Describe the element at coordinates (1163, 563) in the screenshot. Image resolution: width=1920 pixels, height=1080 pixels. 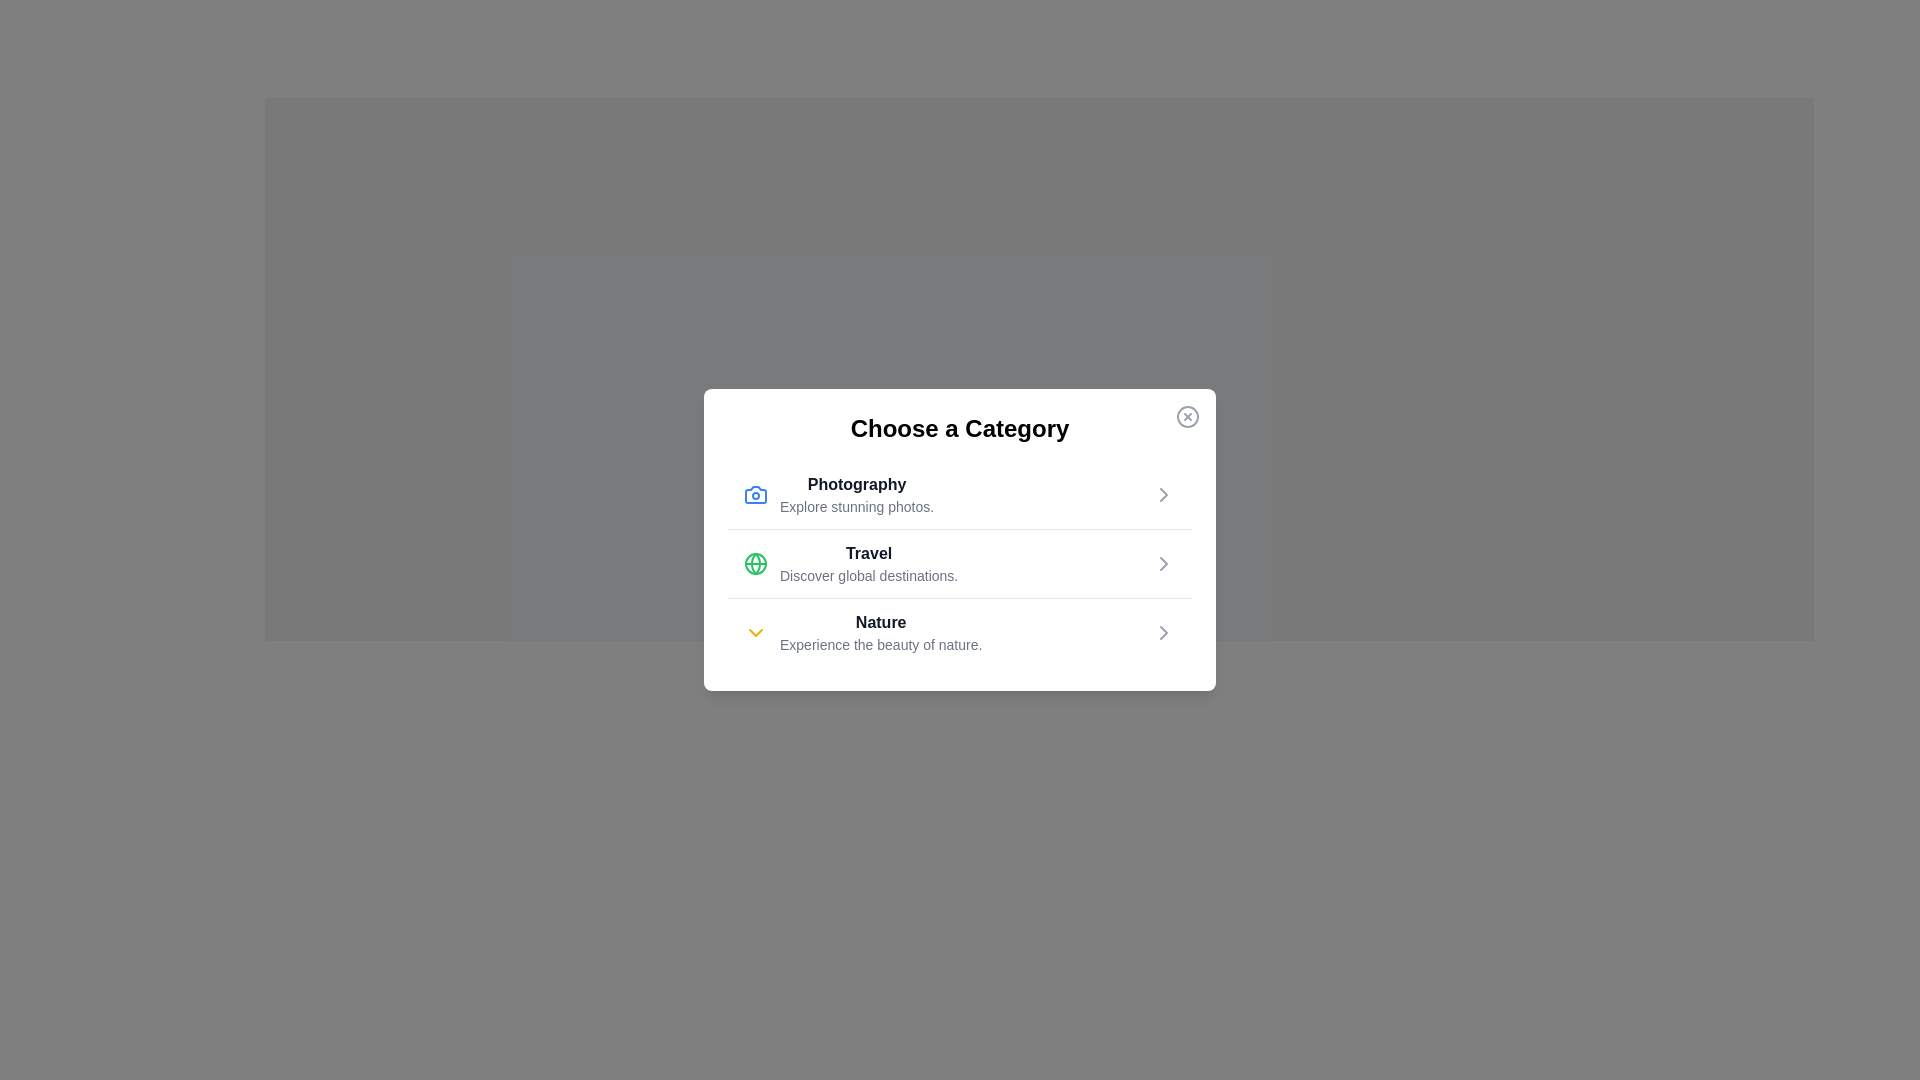
I see `the chevron icon located to the far right of the 'Travel' item in the 'Choose a Category' interface` at that location.